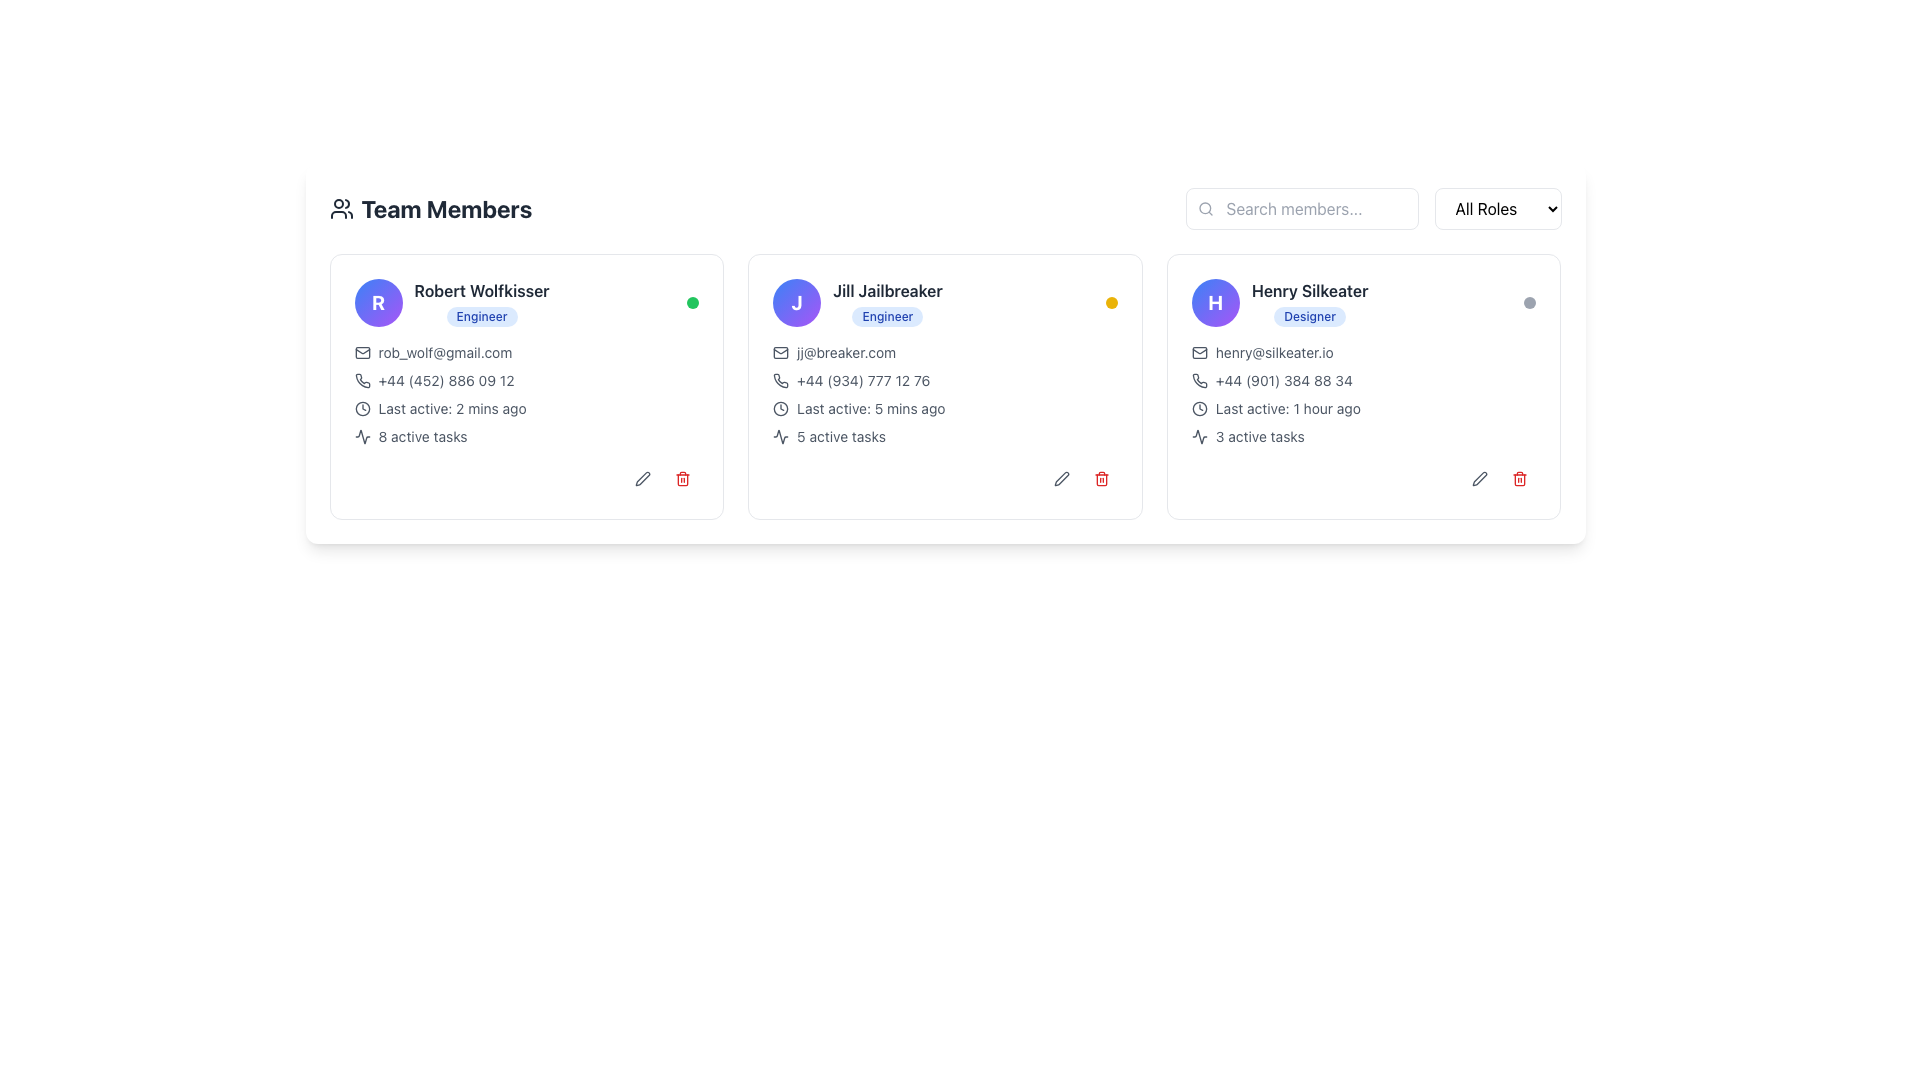 The height and width of the screenshot is (1080, 1920). I want to click on the activity icon representing '3 active tasks', which is located in the lower right section of the third profile card, so click(1199, 435).